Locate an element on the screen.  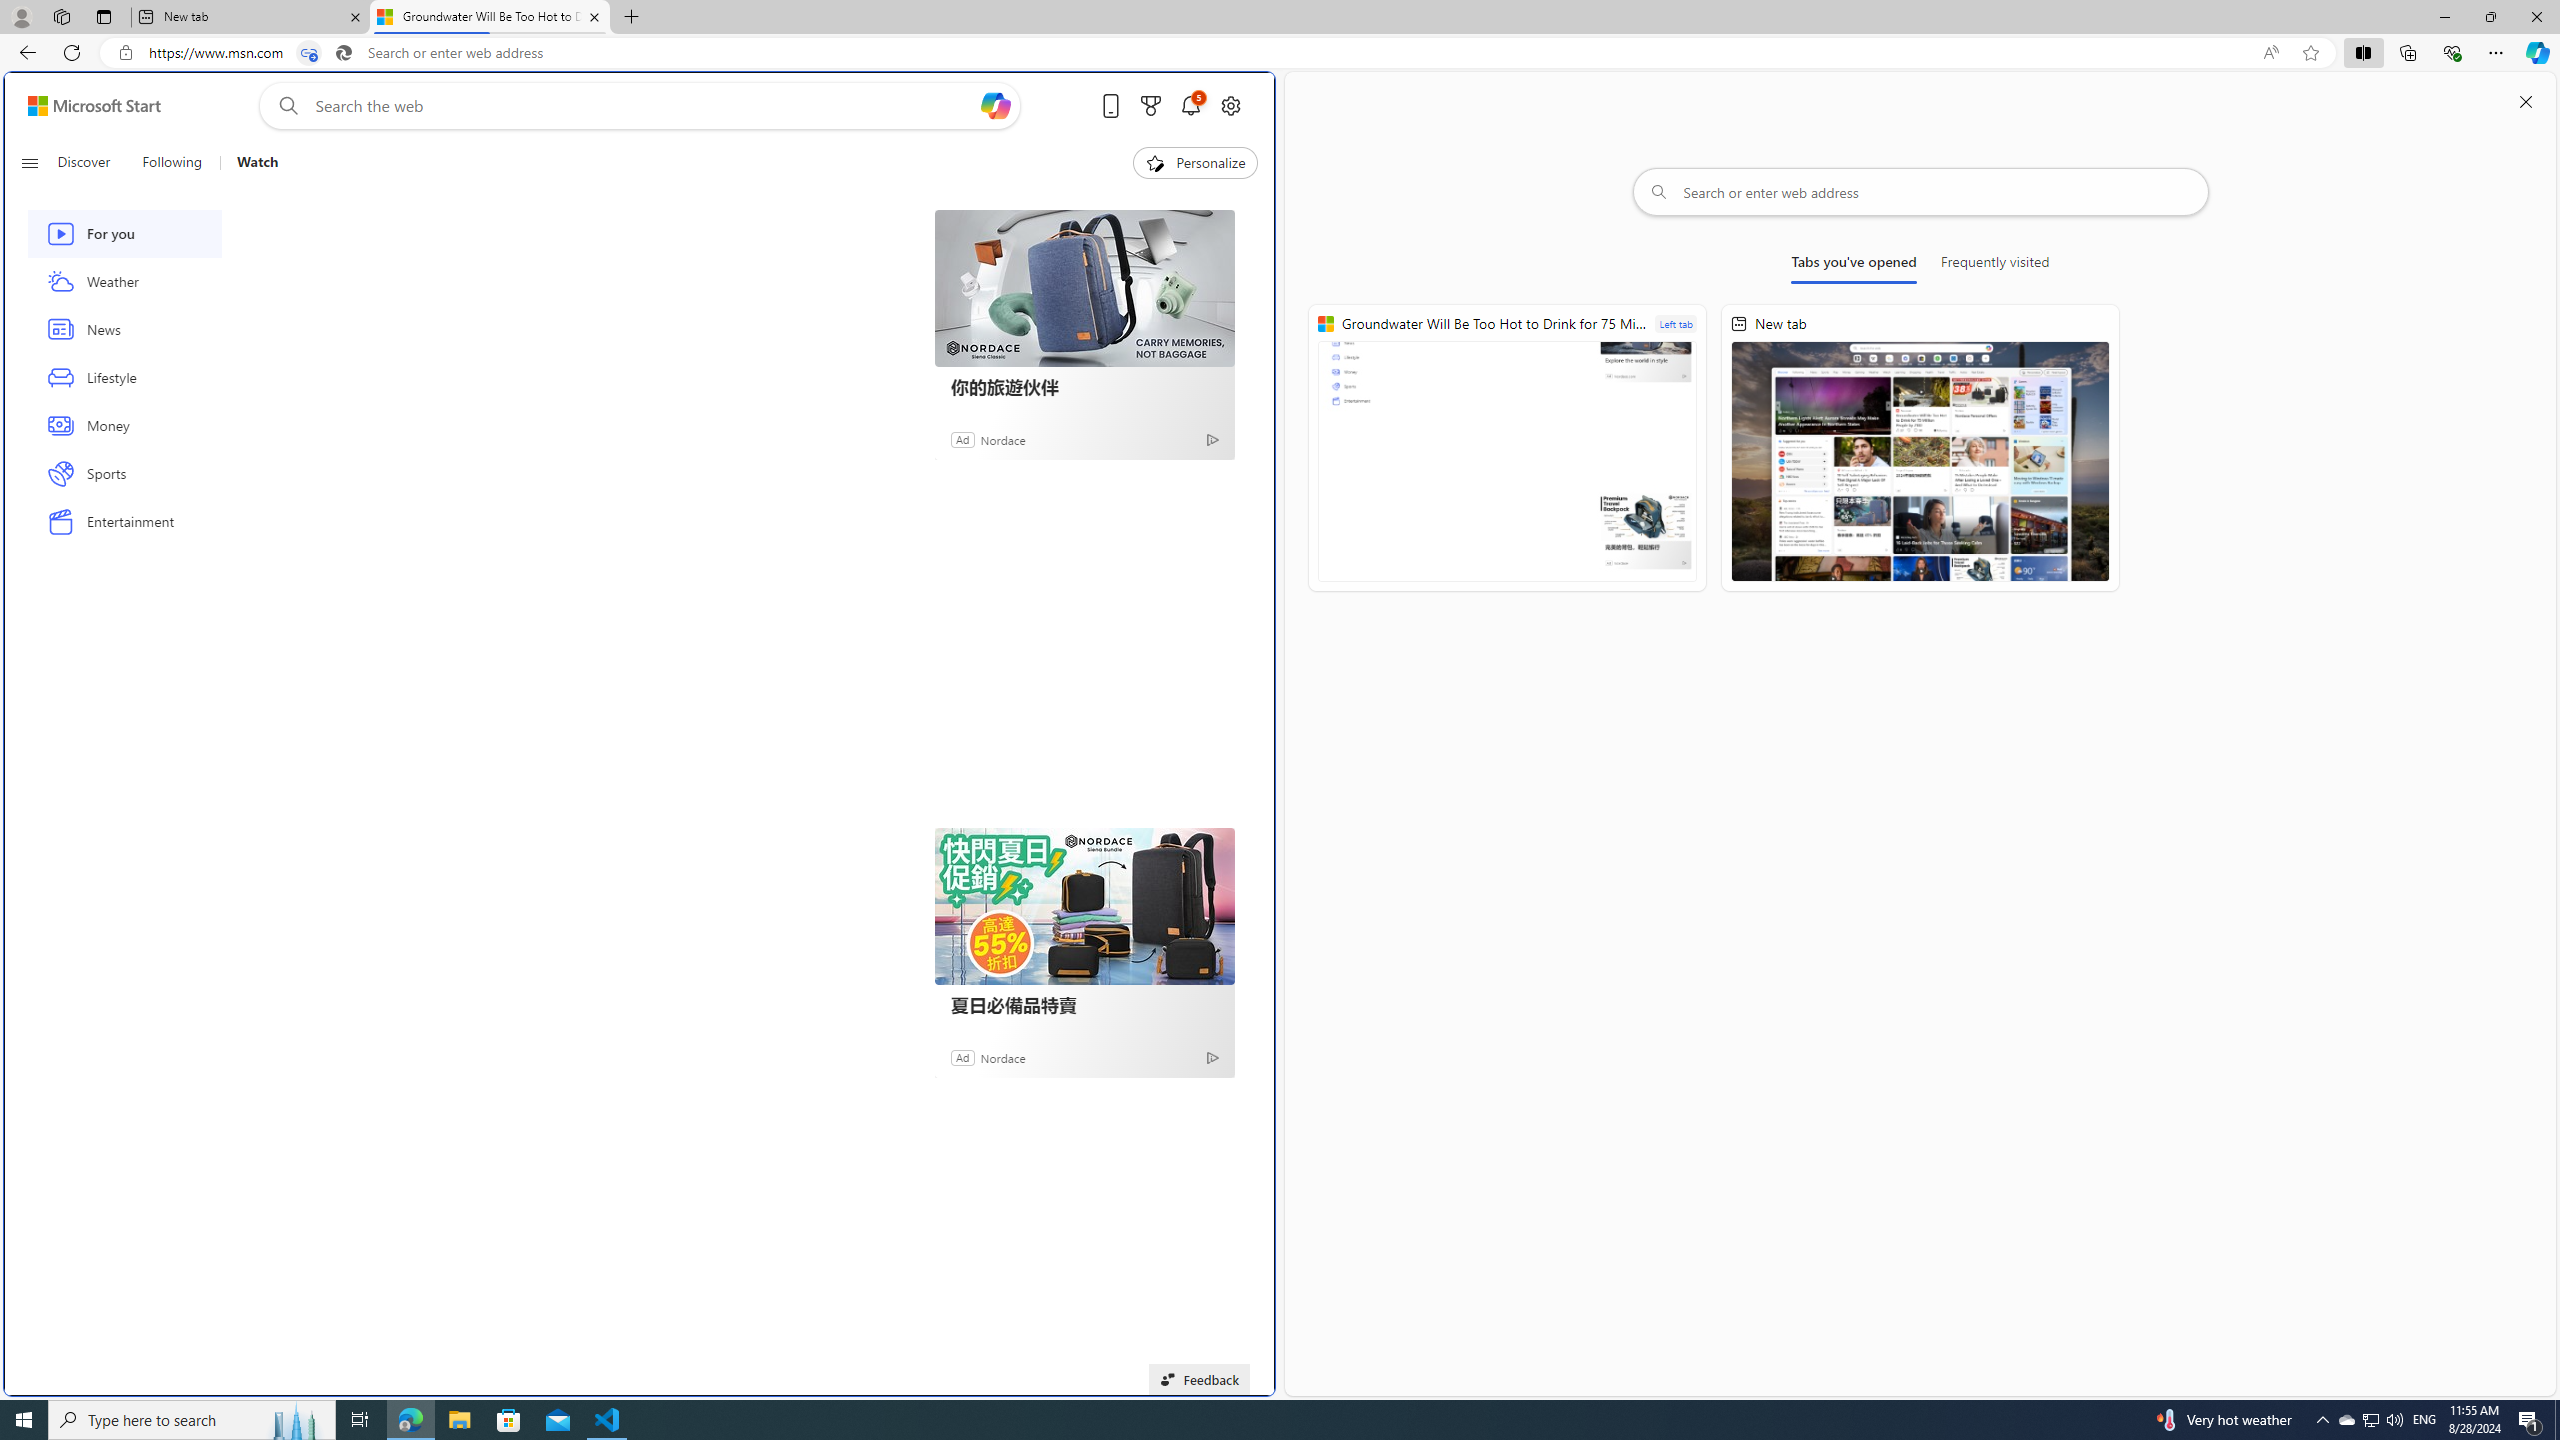
'Nordace' is located at coordinates (1002, 1056).